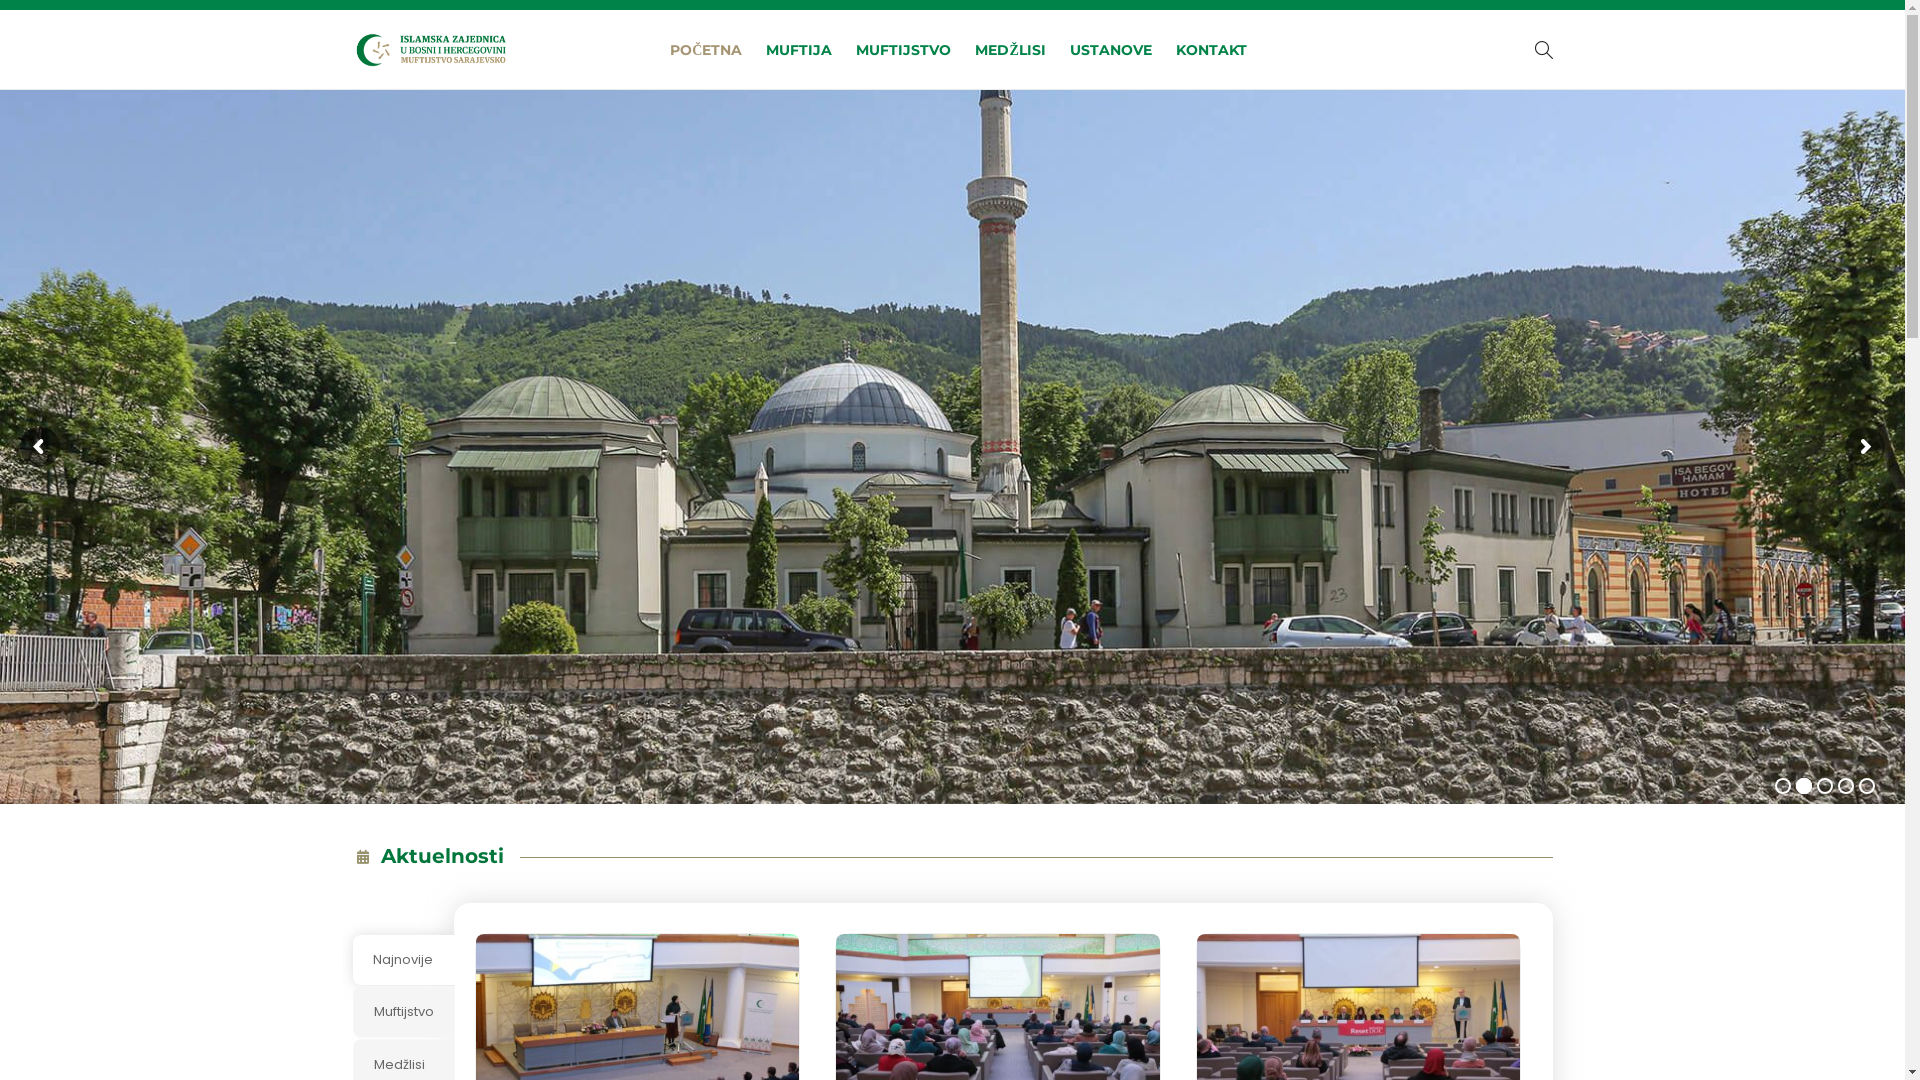  I want to click on 'KONTAKT', so click(1210, 49).